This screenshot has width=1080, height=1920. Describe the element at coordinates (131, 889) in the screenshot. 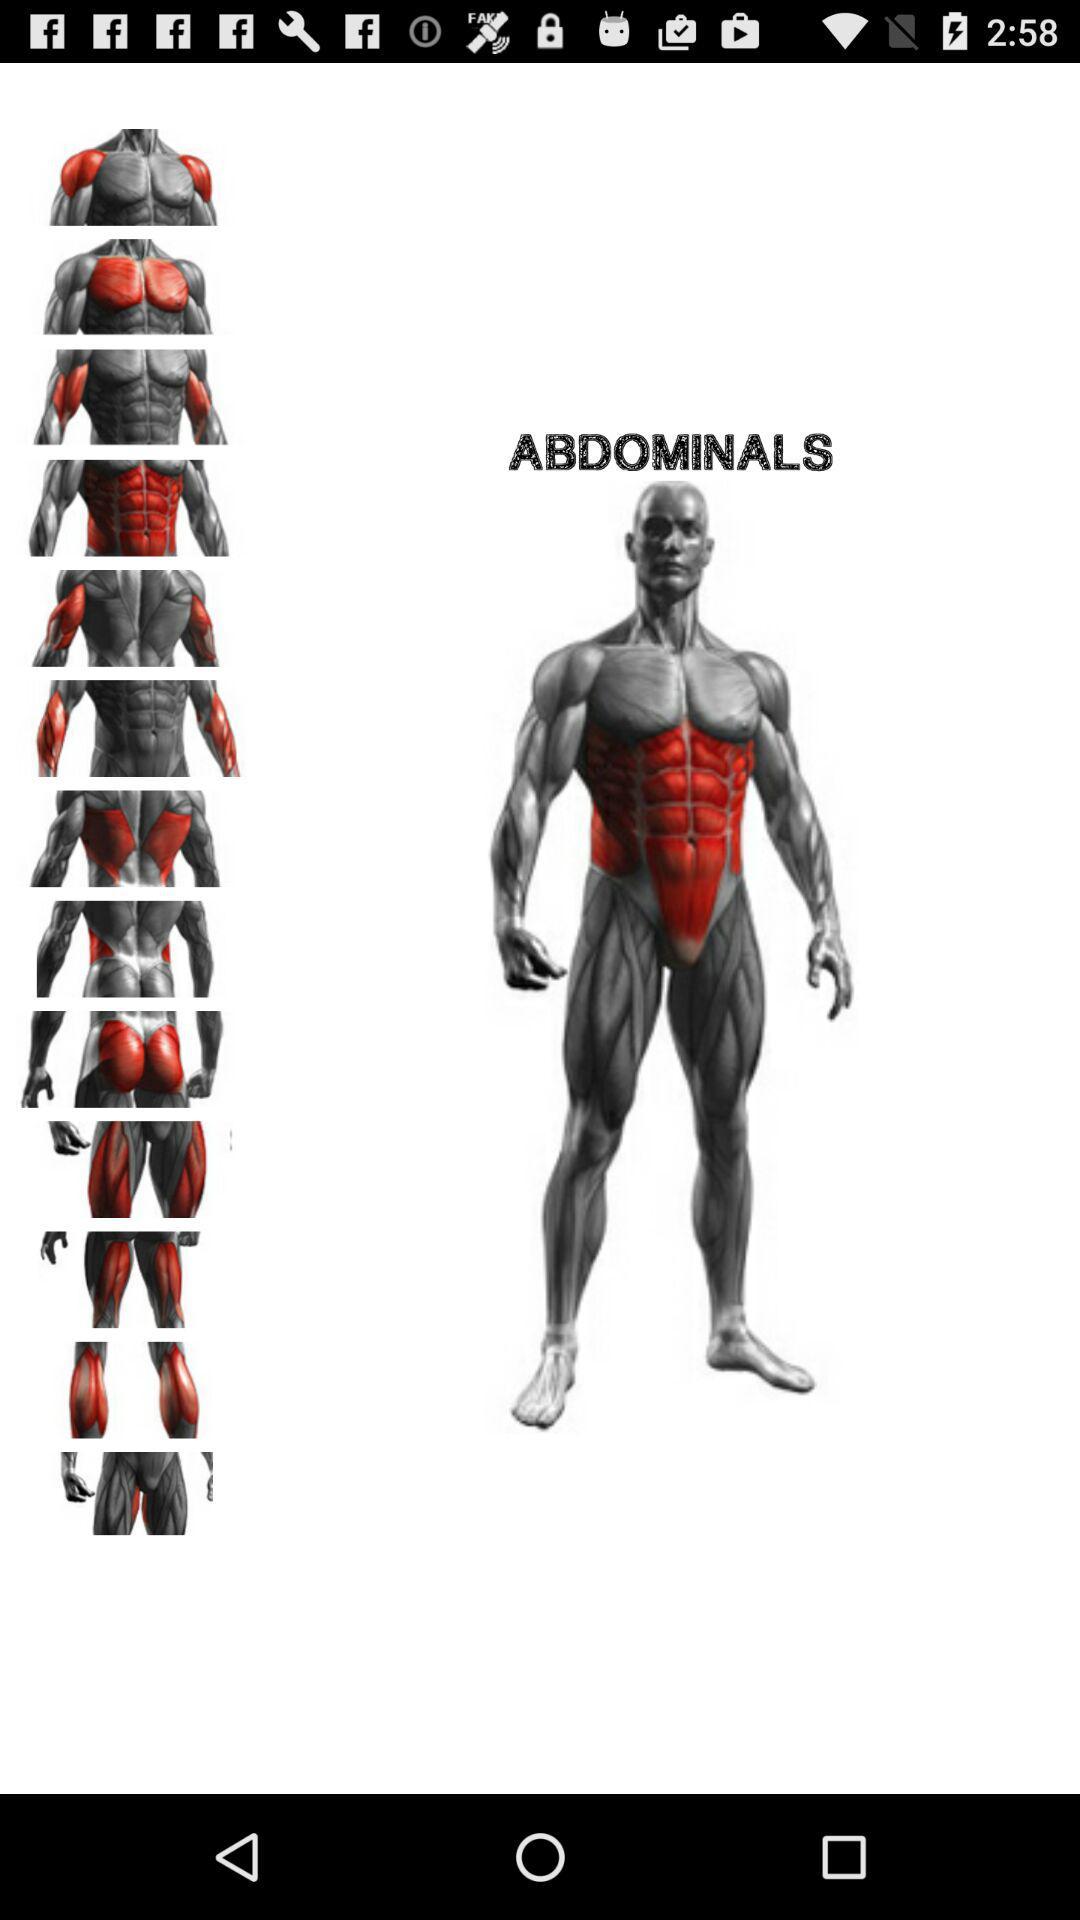

I see `the font icon` at that location.